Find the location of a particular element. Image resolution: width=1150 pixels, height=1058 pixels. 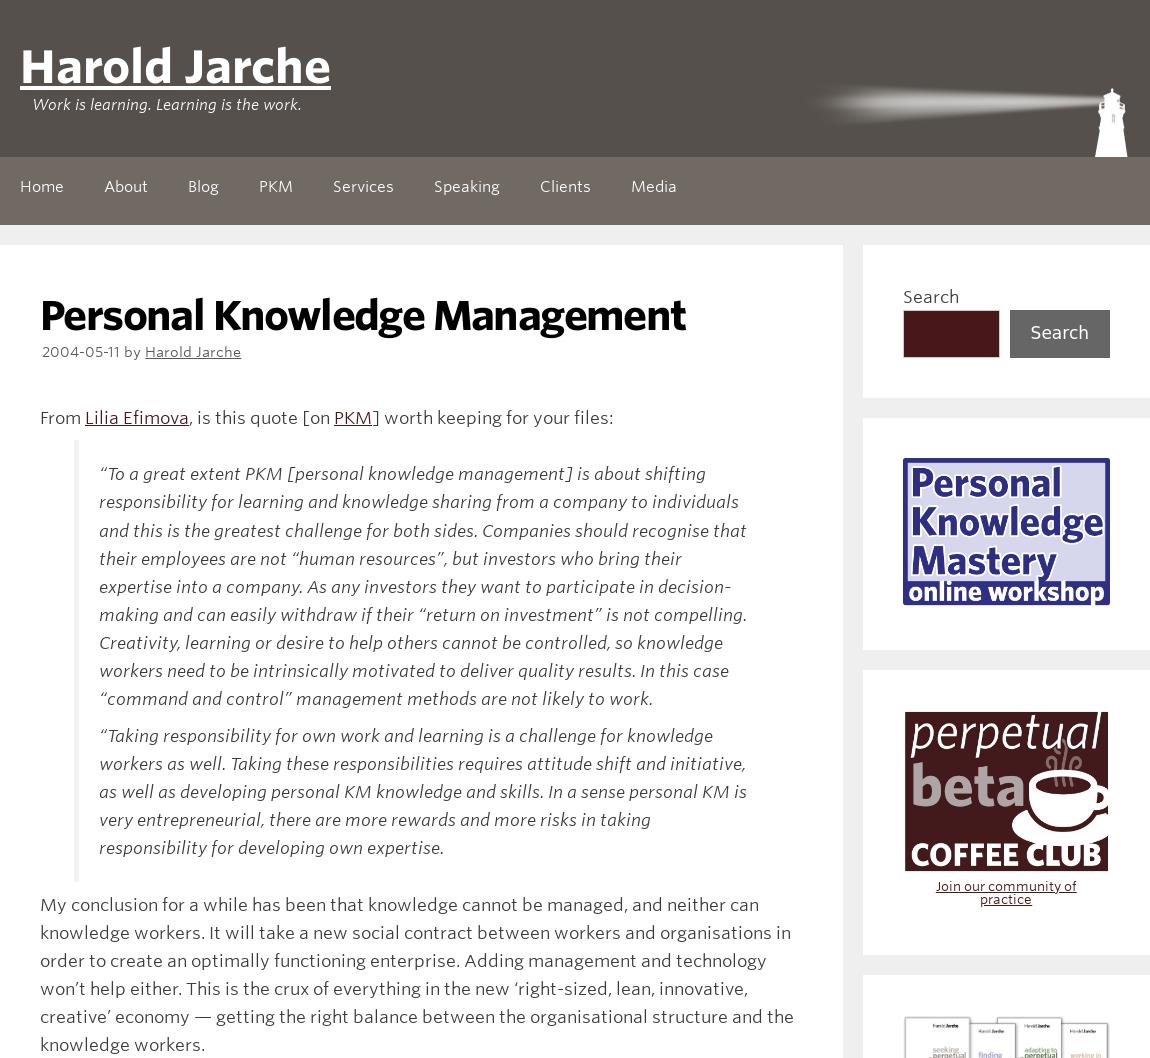

'by' is located at coordinates (133, 349).